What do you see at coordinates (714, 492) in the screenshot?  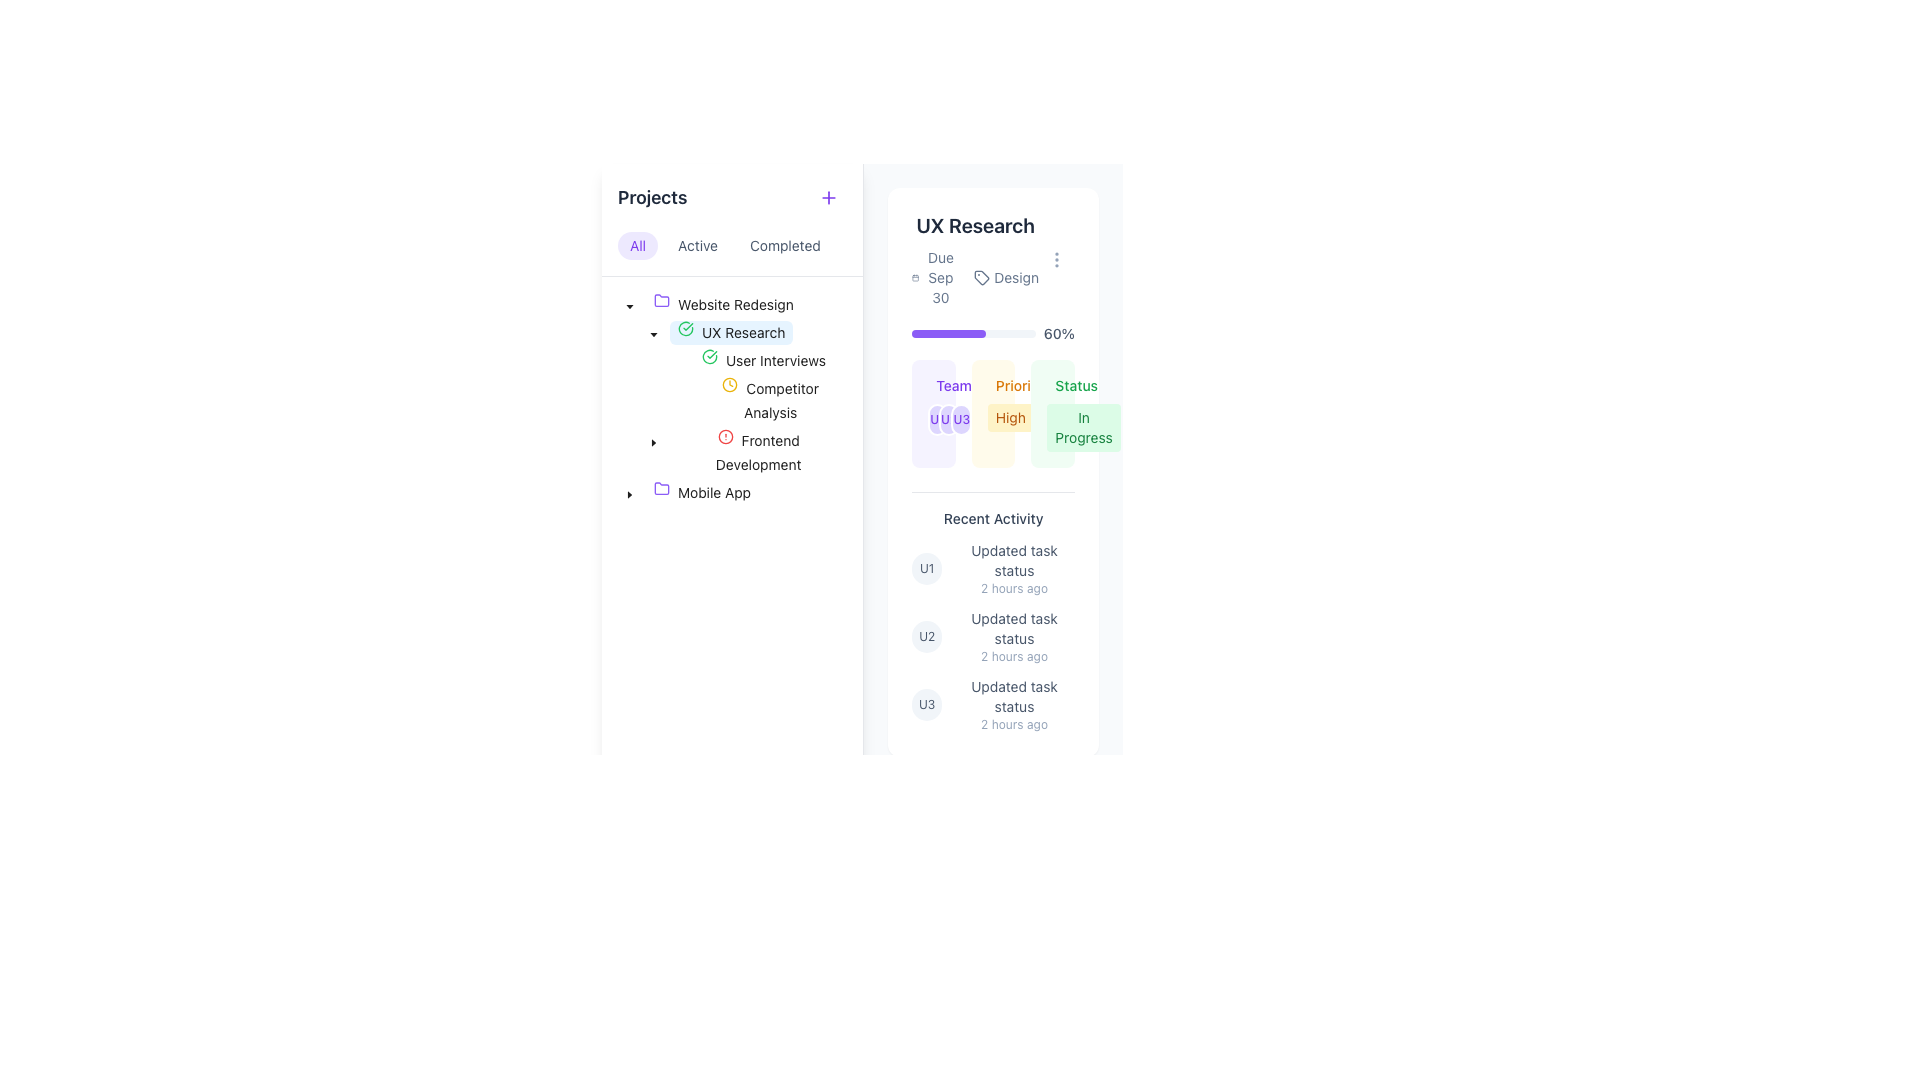 I see `the clickable 'Mobile App' project label in the third tier of the navigation under 'Projects'` at bounding box center [714, 492].